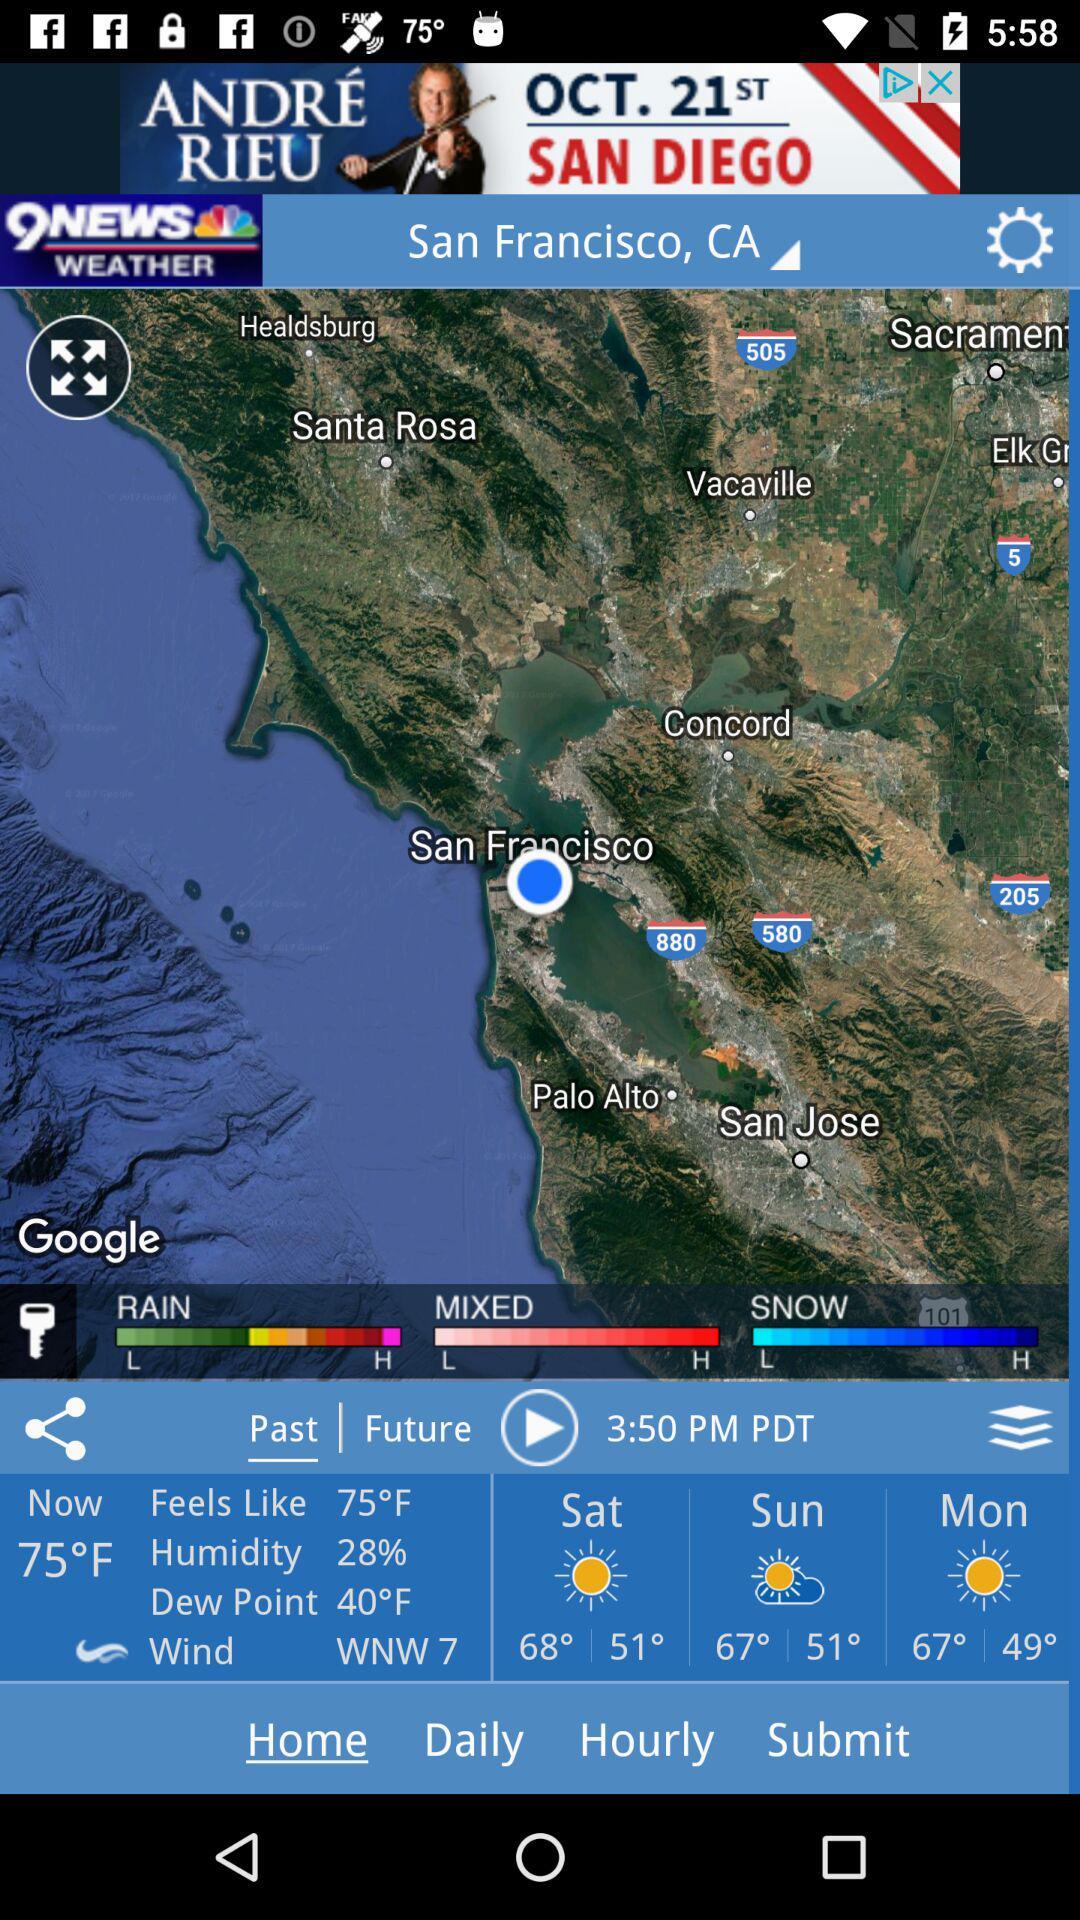 The width and height of the screenshot is (1080, 1920). I want to click on the layers icon, so click(1020, 1426).